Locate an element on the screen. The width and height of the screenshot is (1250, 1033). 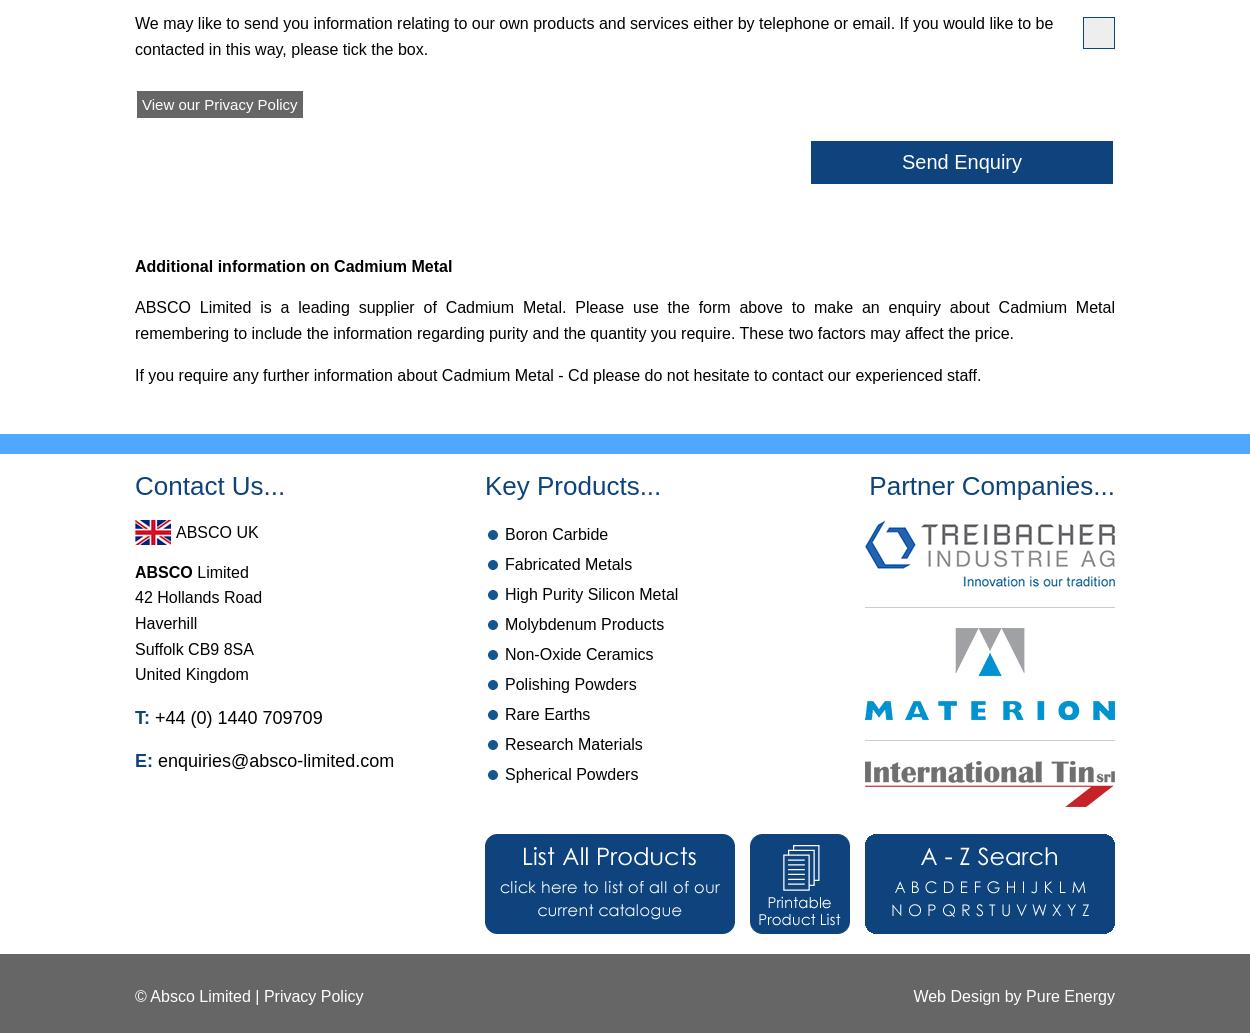
'Key Products...' is located at coordinates (572, 486).